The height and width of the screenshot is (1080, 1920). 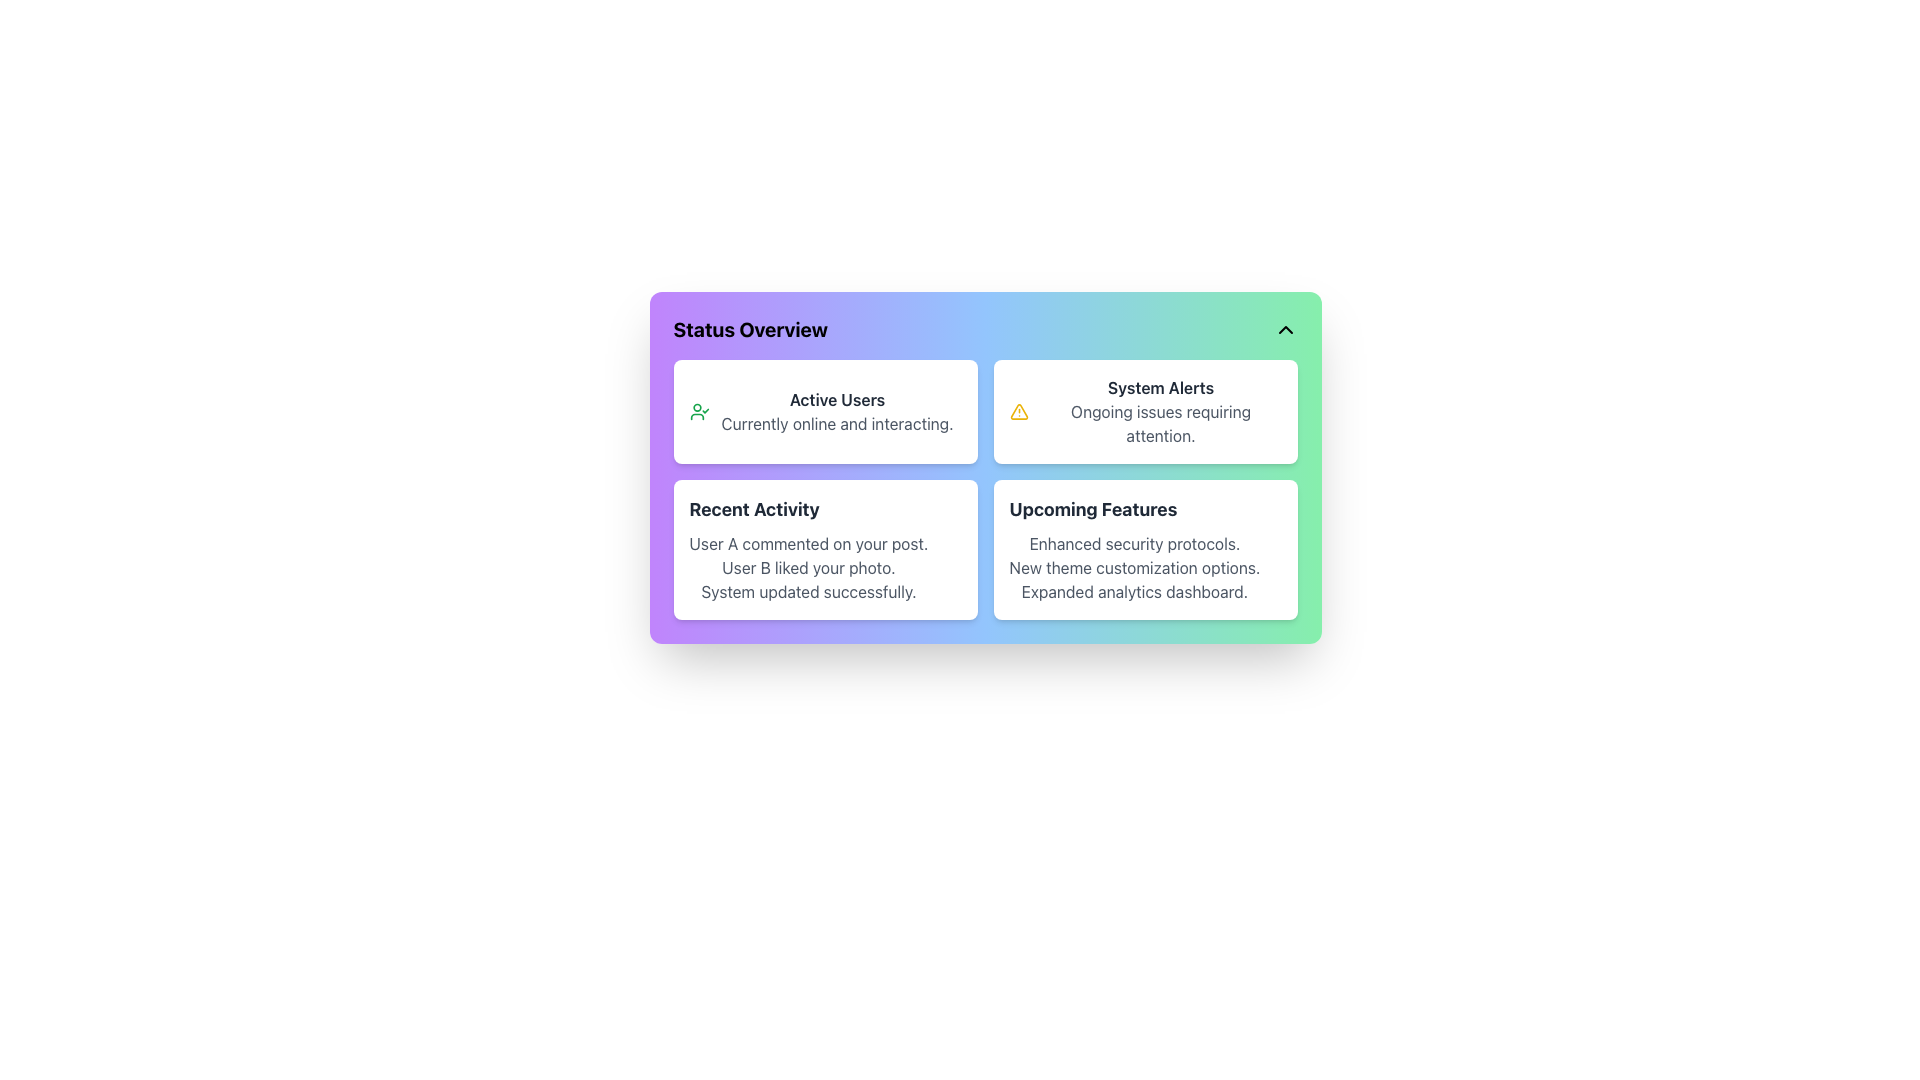 I want to click on the heading element indicating active users in the 'Status Overview' section, located in the top-left quadrant above the text 'Currently online and interacting.', so click(x=837, y=400).